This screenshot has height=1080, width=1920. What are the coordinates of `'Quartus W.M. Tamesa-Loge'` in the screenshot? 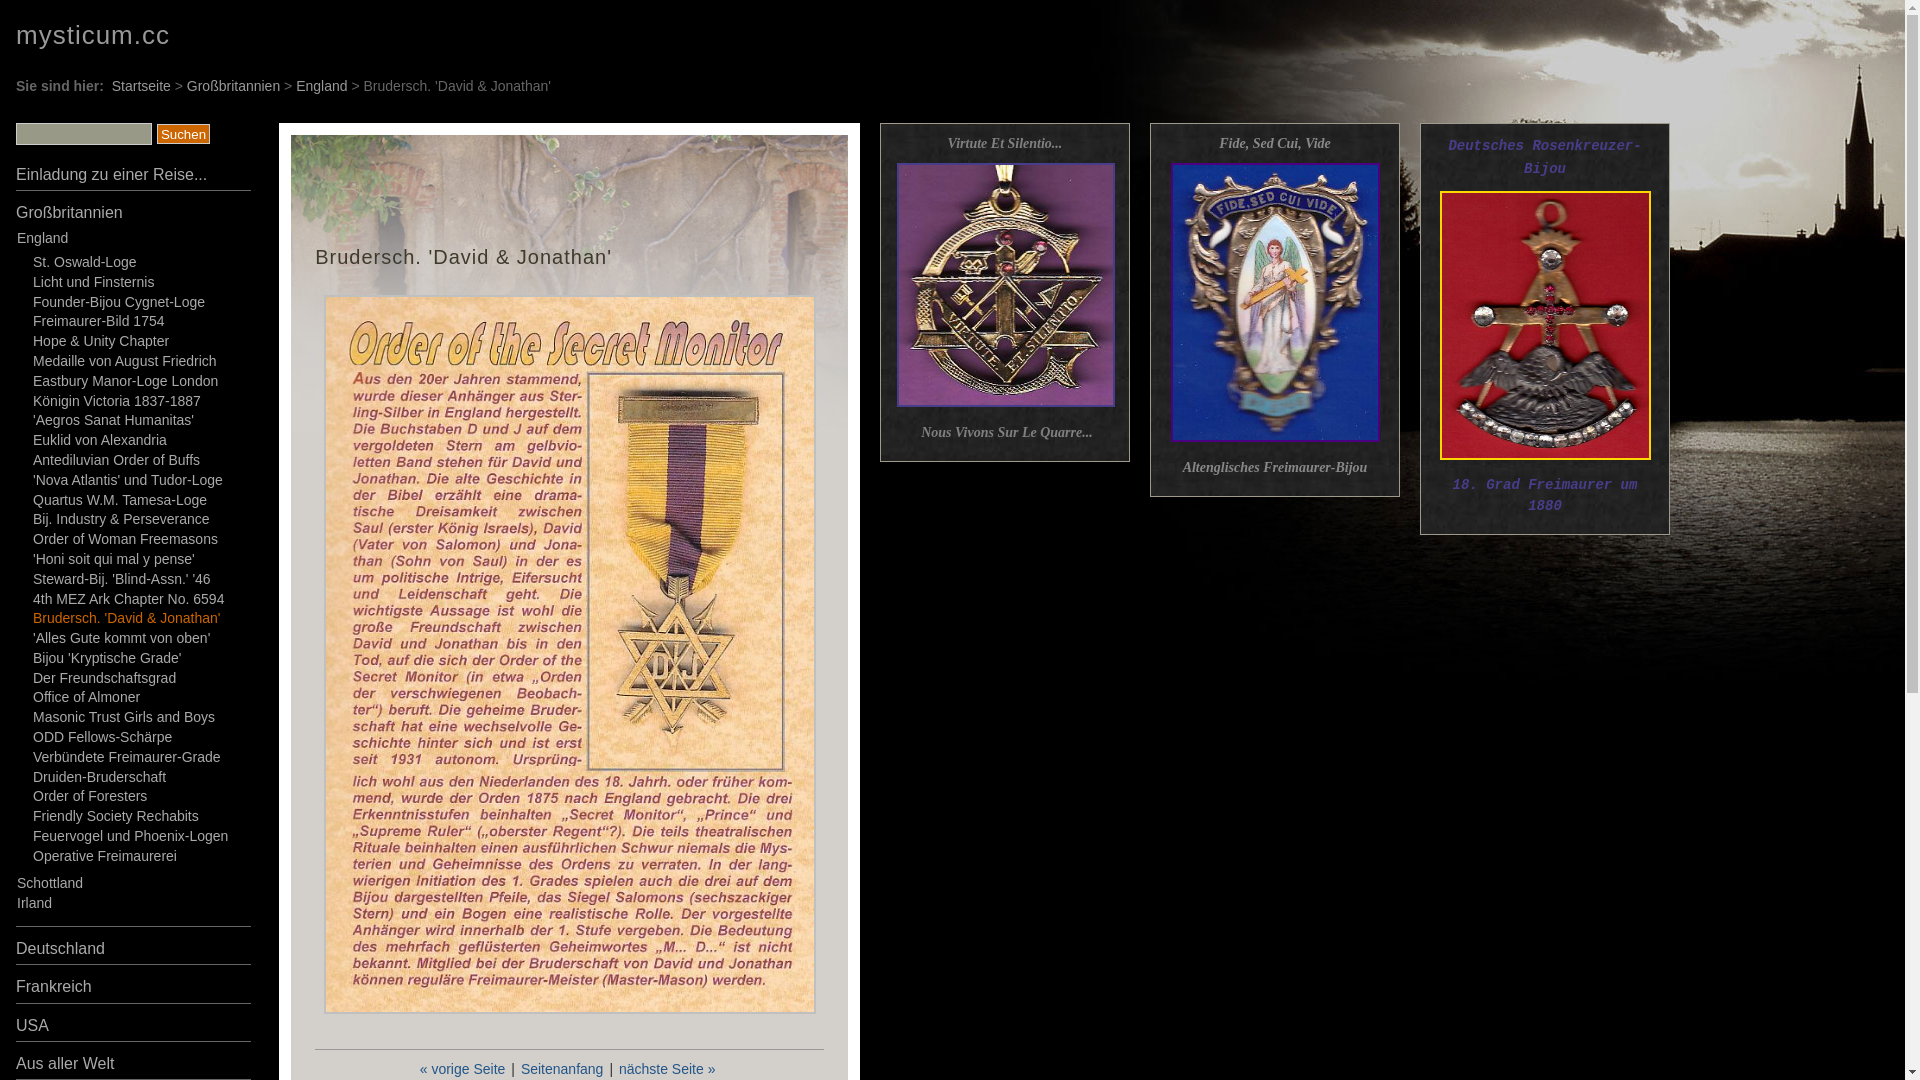 It's located at (119, 499).